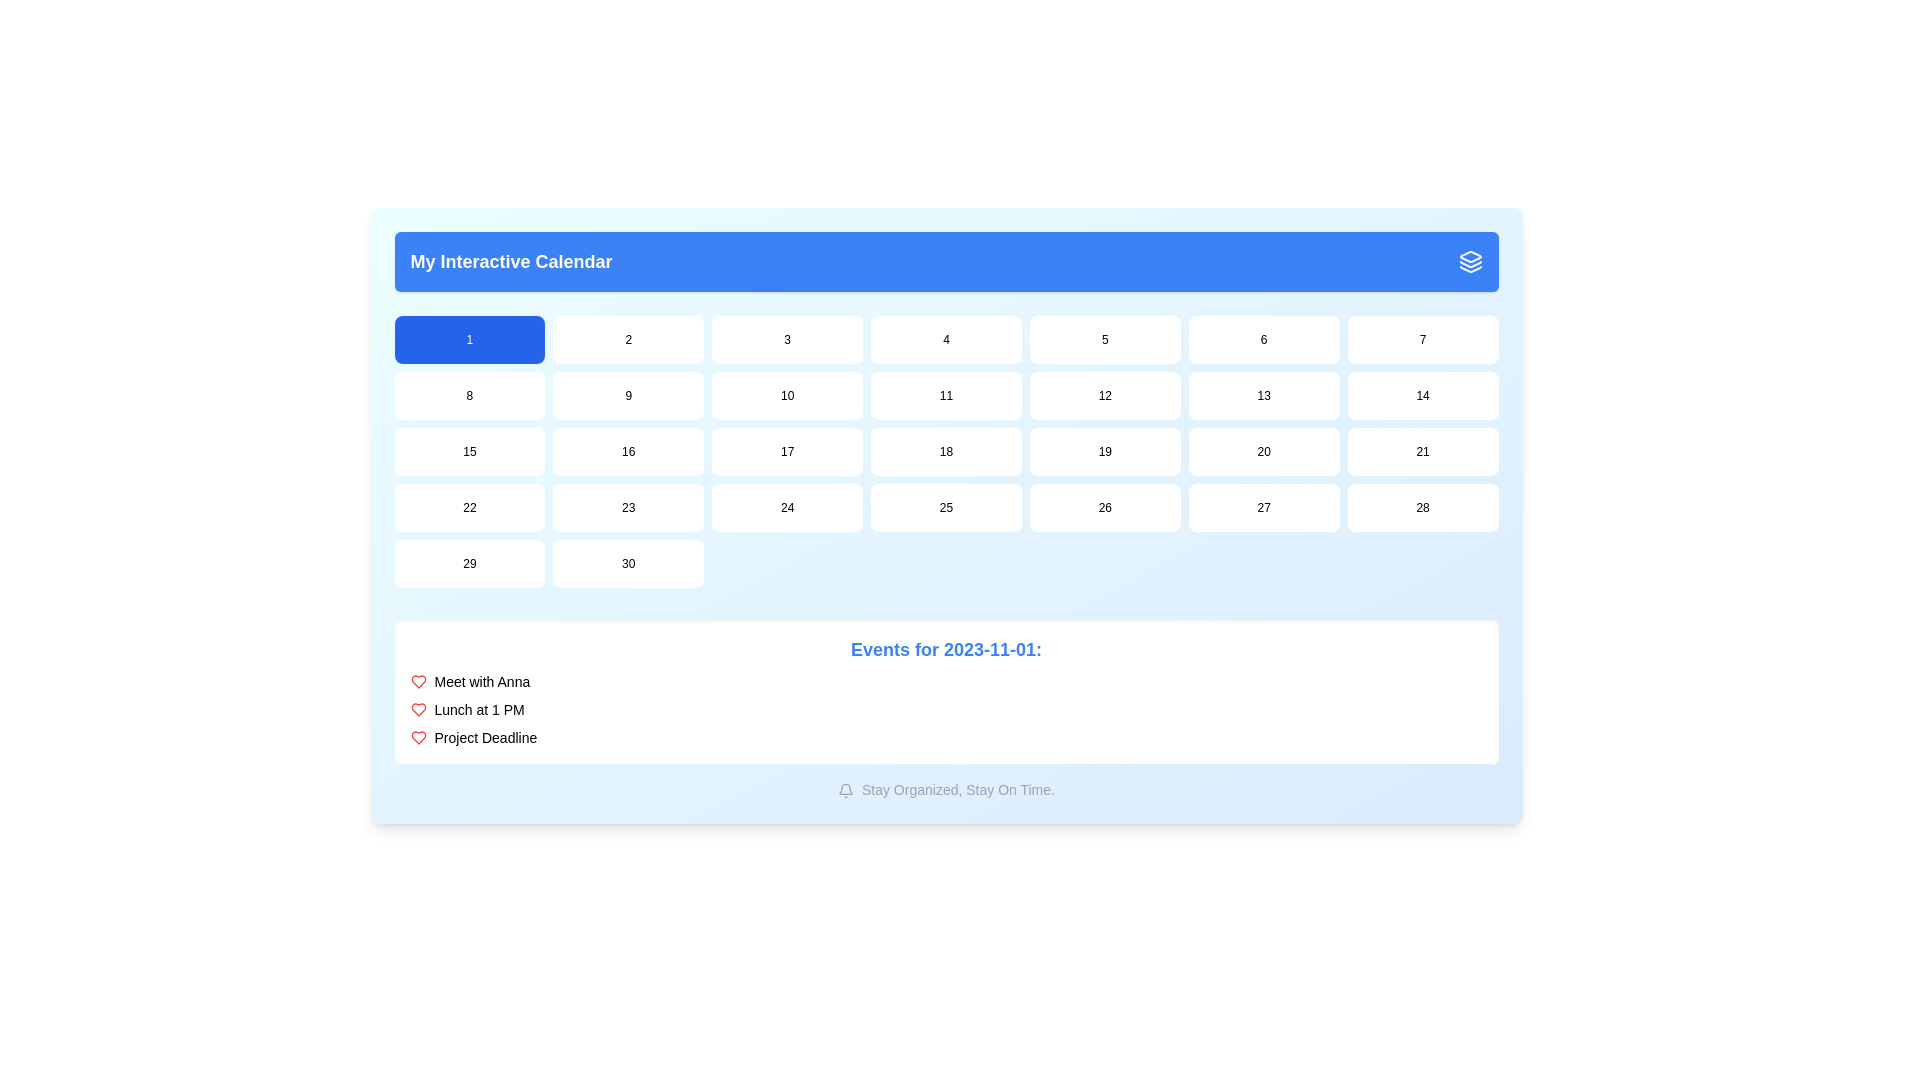 The image size is (1920, 1080). I want to click on the motivational subtitle located at the bottom center of the calendar area, directly below the event list section, so click(945, 789).